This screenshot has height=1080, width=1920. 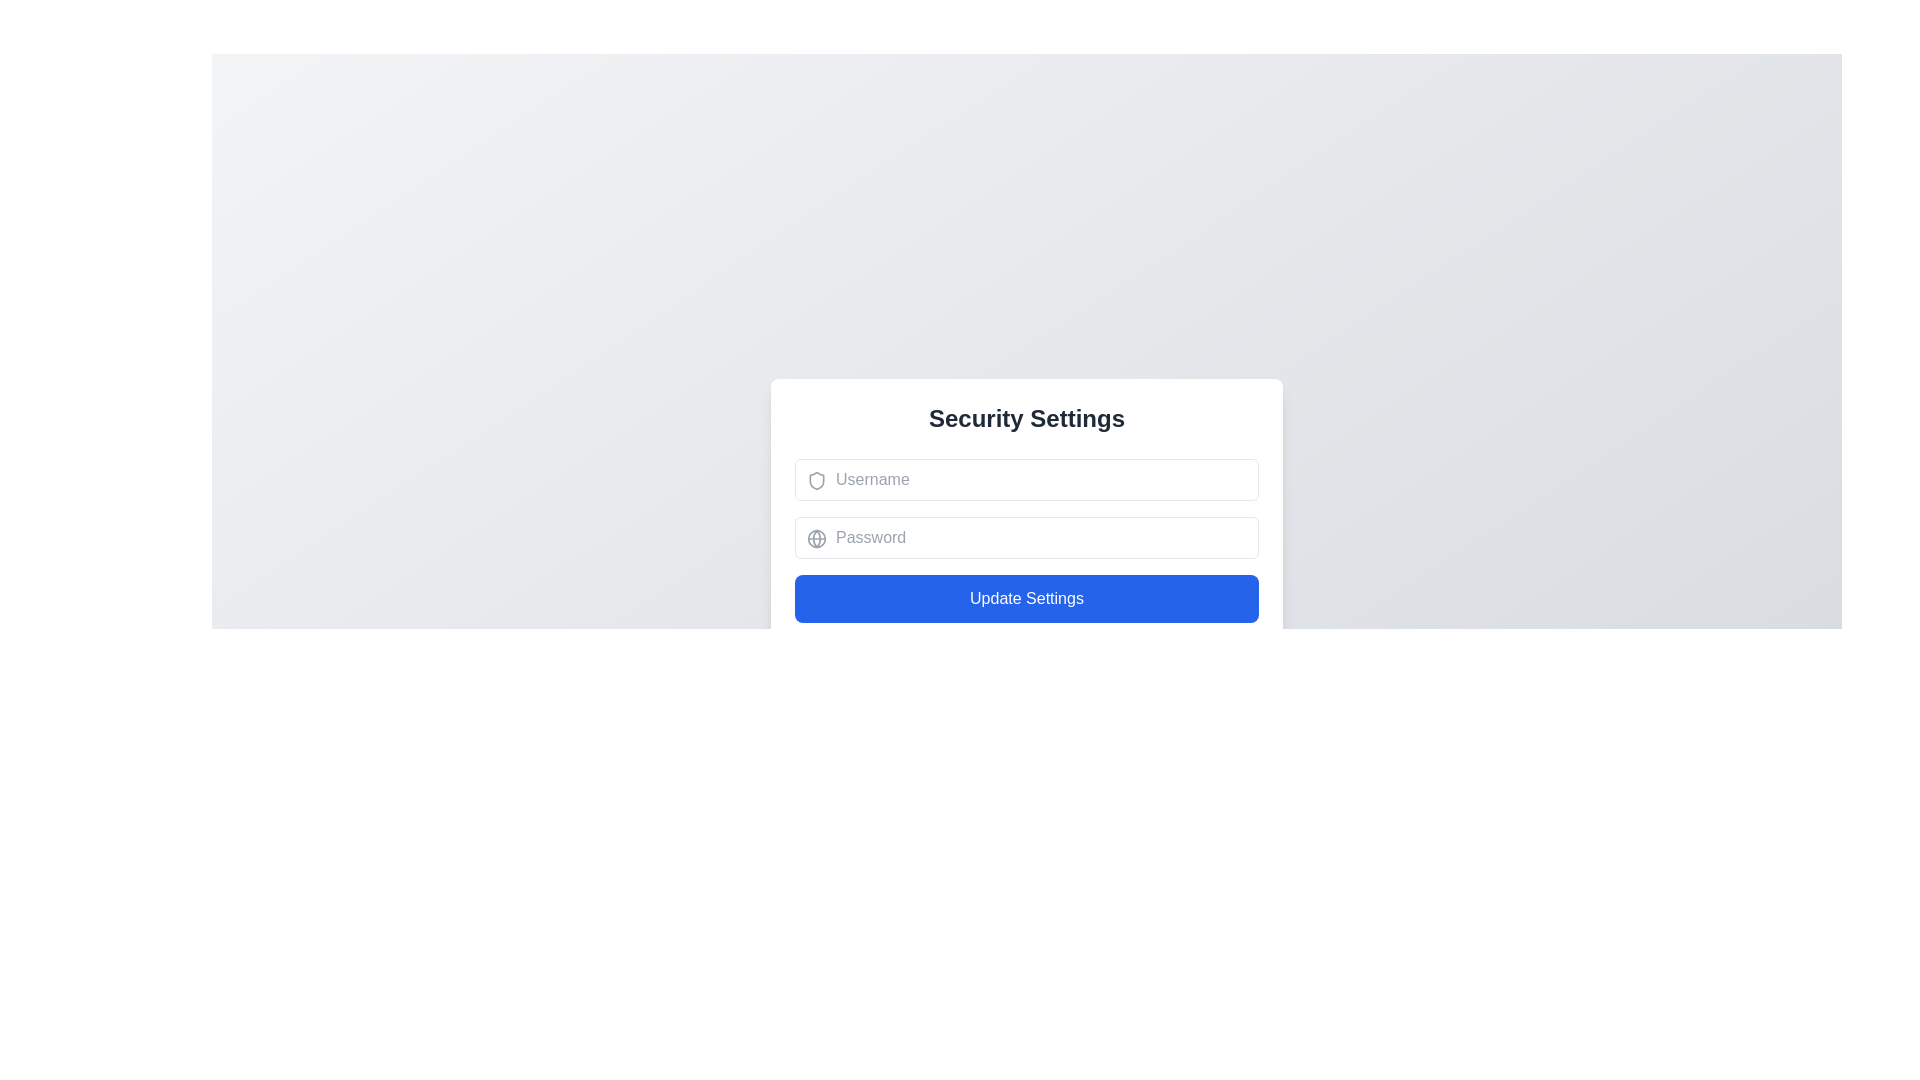 I want to click on the central circular shape of the globe icon located next to the 'Password' input field in the 'Security Settings' section, so click(x=816, y=536).